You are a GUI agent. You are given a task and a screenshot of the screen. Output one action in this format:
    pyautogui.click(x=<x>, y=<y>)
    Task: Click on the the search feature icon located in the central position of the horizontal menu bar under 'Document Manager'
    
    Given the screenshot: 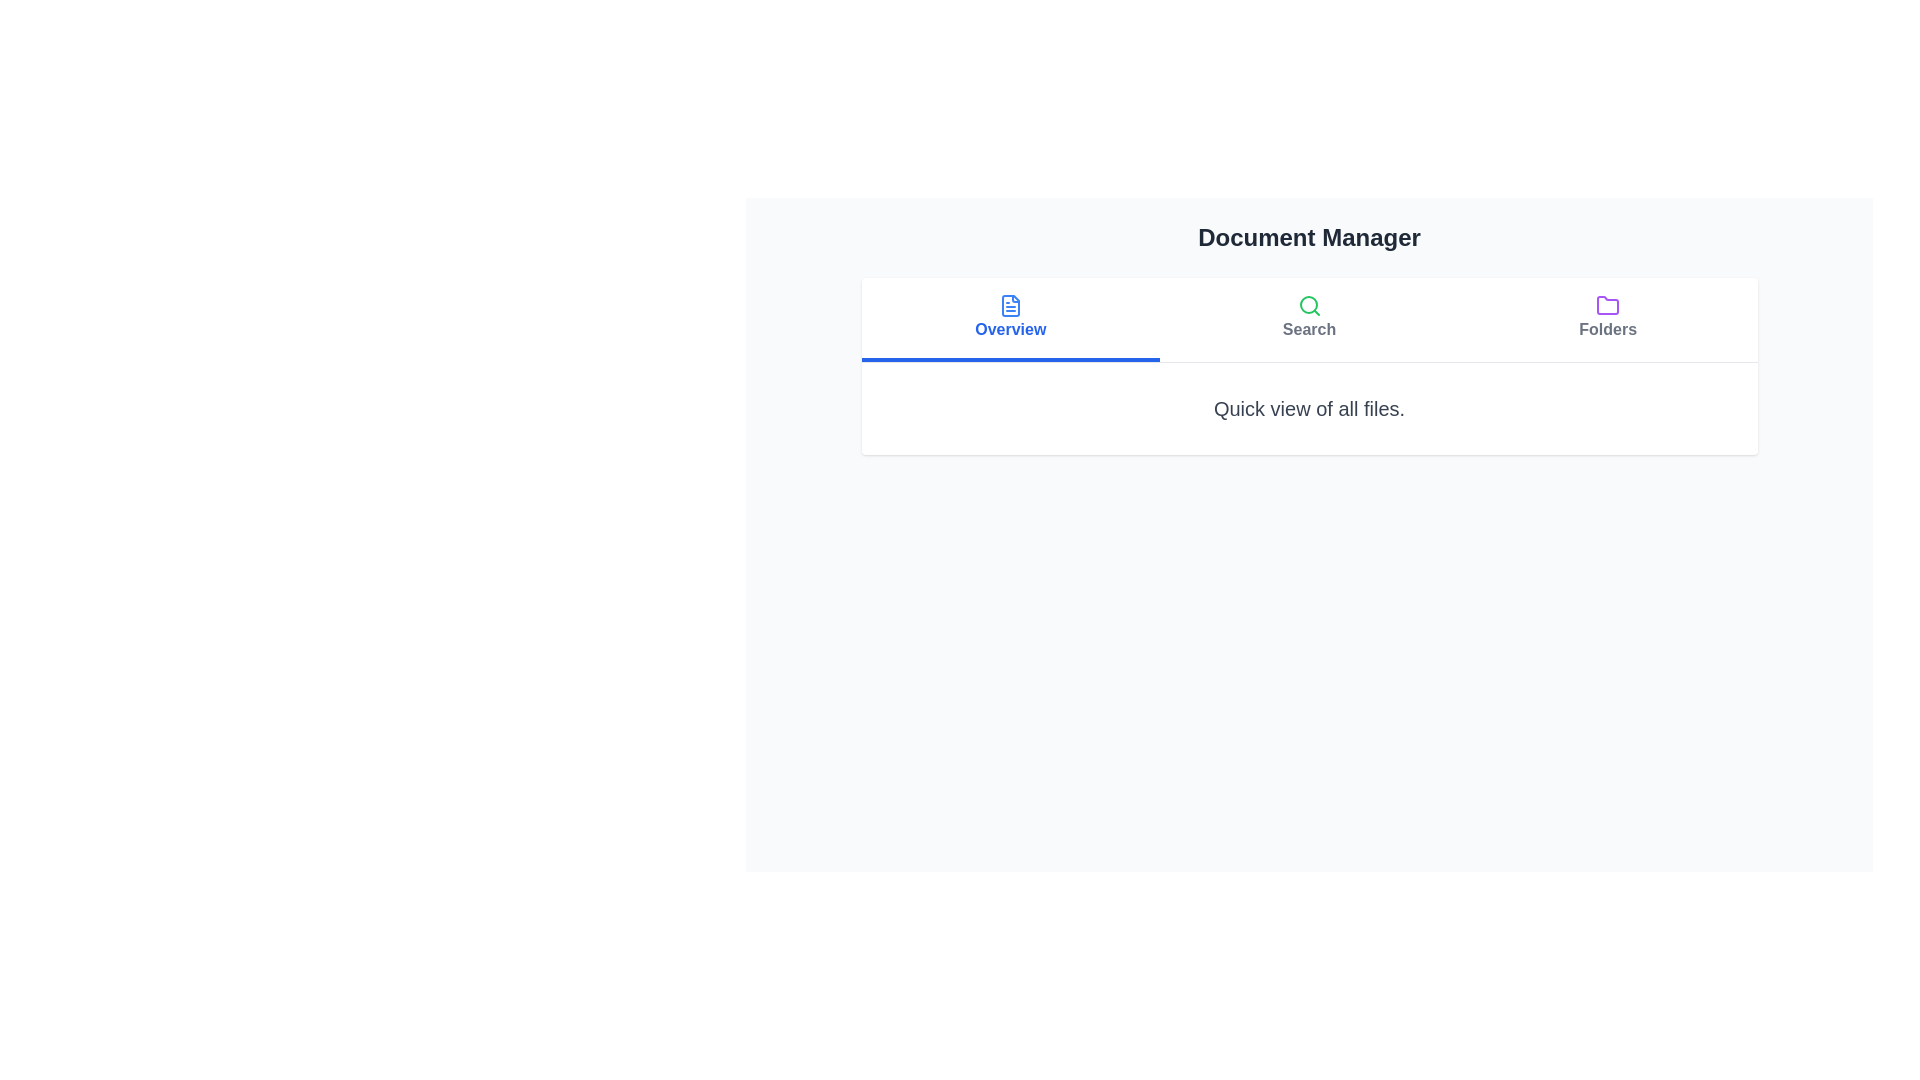 What is the action you would take?
    pyautogui.click(x=1309, y=316)
    